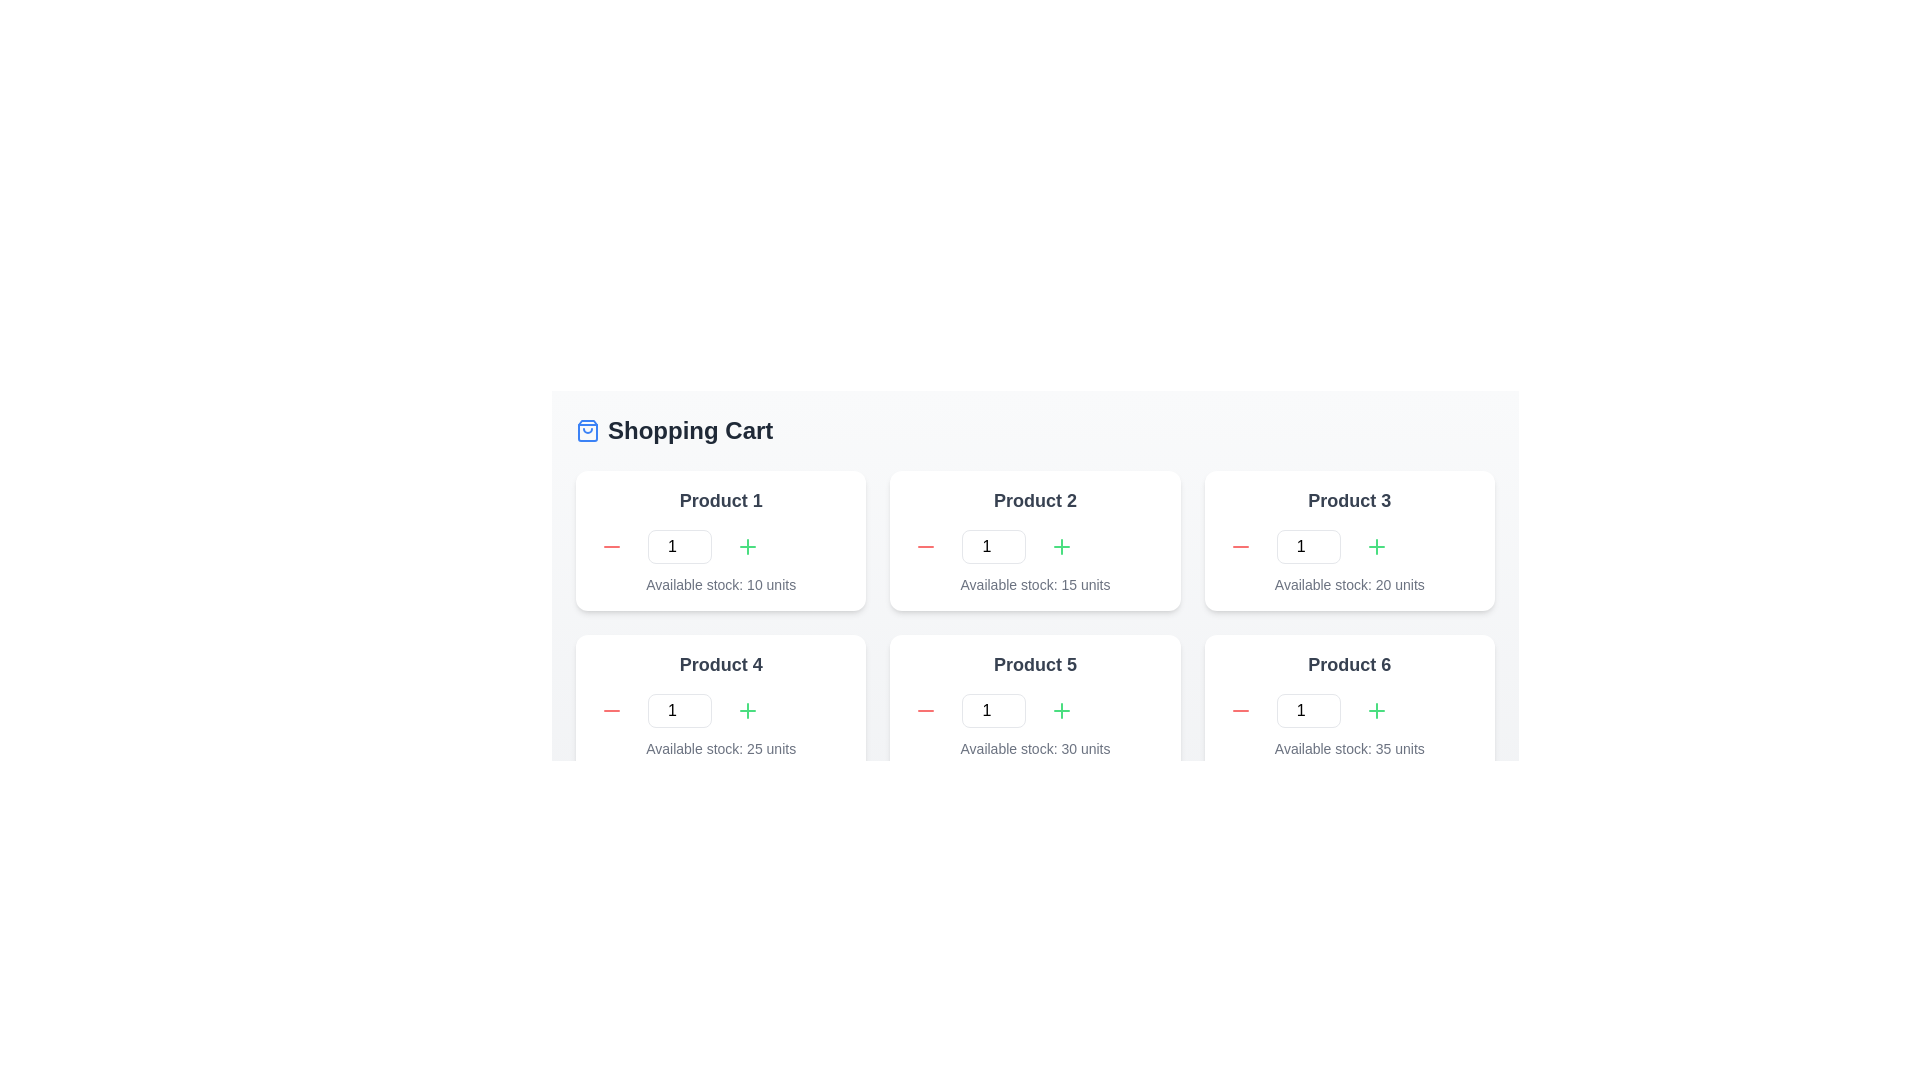 The height and width of the screenshot is (1080, 1920). Describe the element at coordinates (1349, 585) in the screenshot. I see `the static text label that provides feedback about the available units for 'Product 3', located at the bottom of the product card in the shopping cart interface` at that location.